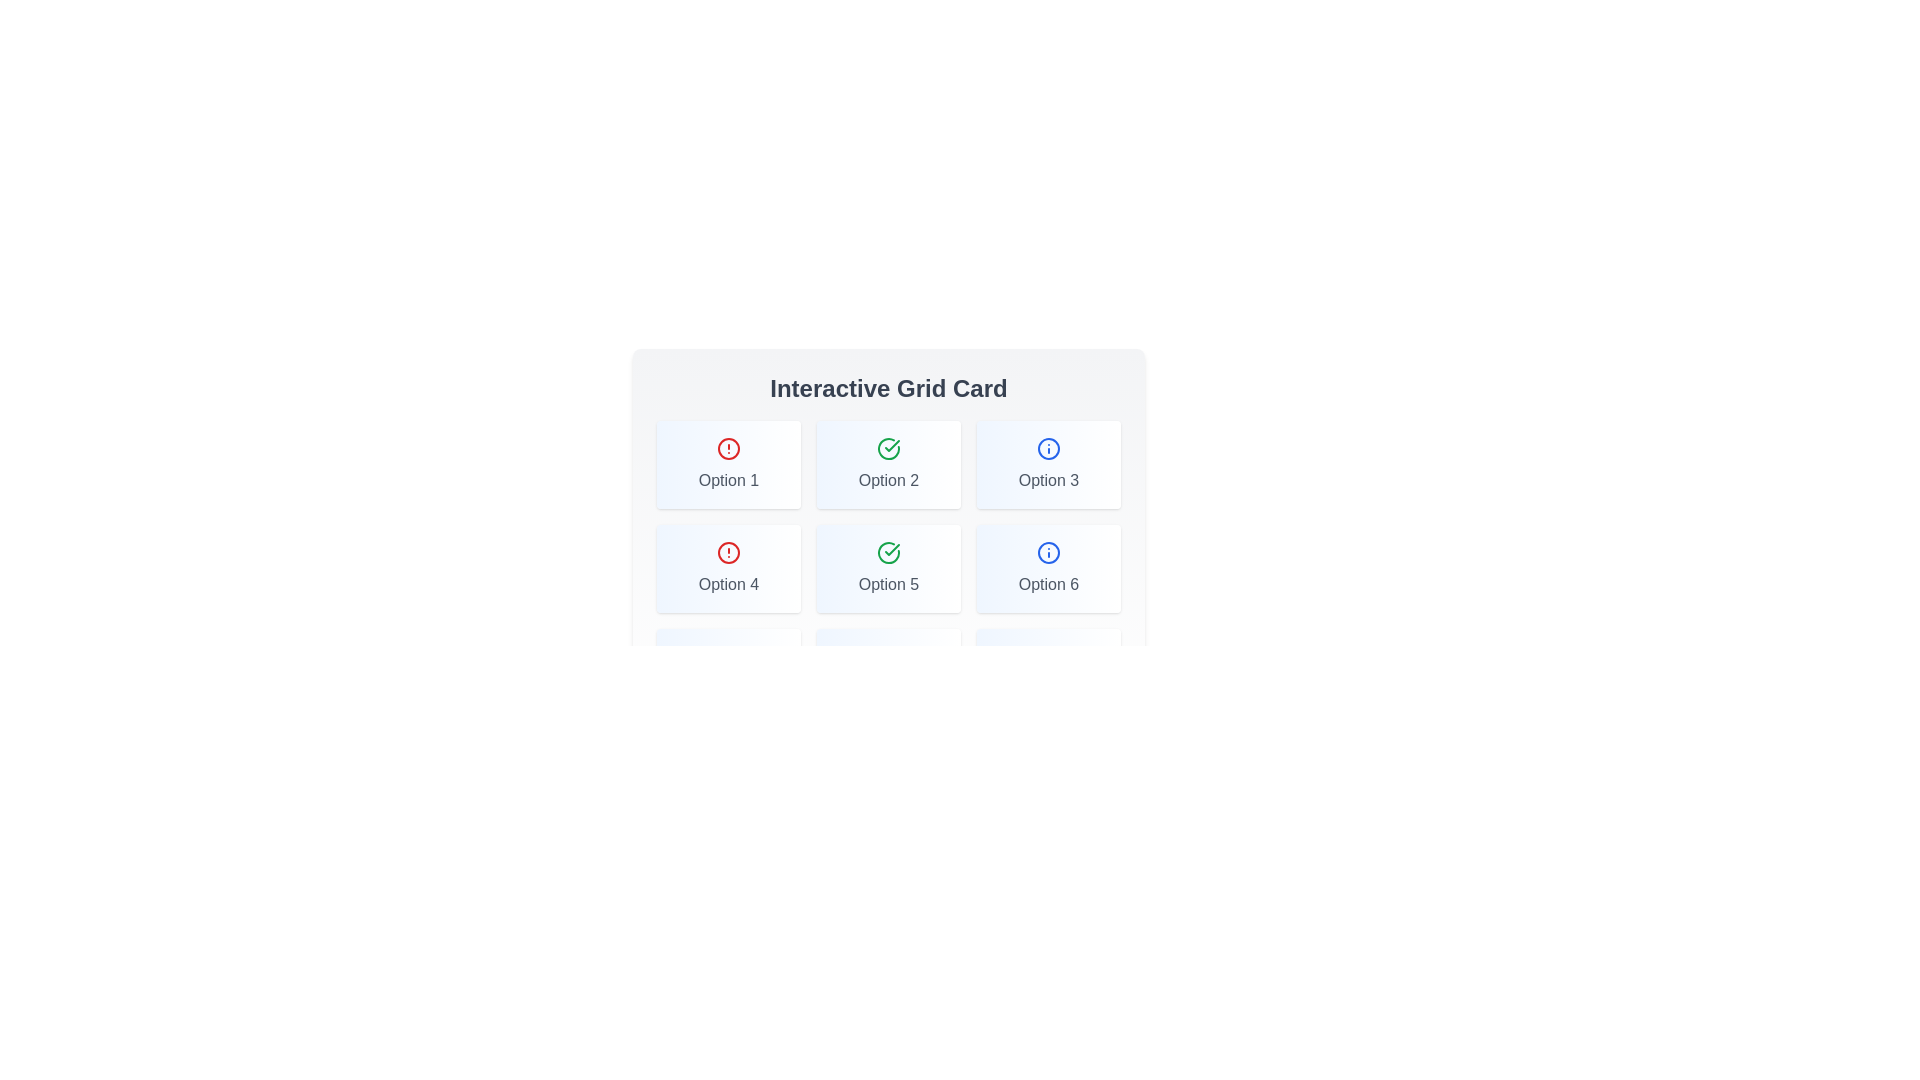 This screenshot has width=1920, height=1080. Describe the element at coordinates (728, 585) in the screenshot. I see `text label displaying 'Option 4' located at the bottom-center of the fourth card in the grid` at that location.